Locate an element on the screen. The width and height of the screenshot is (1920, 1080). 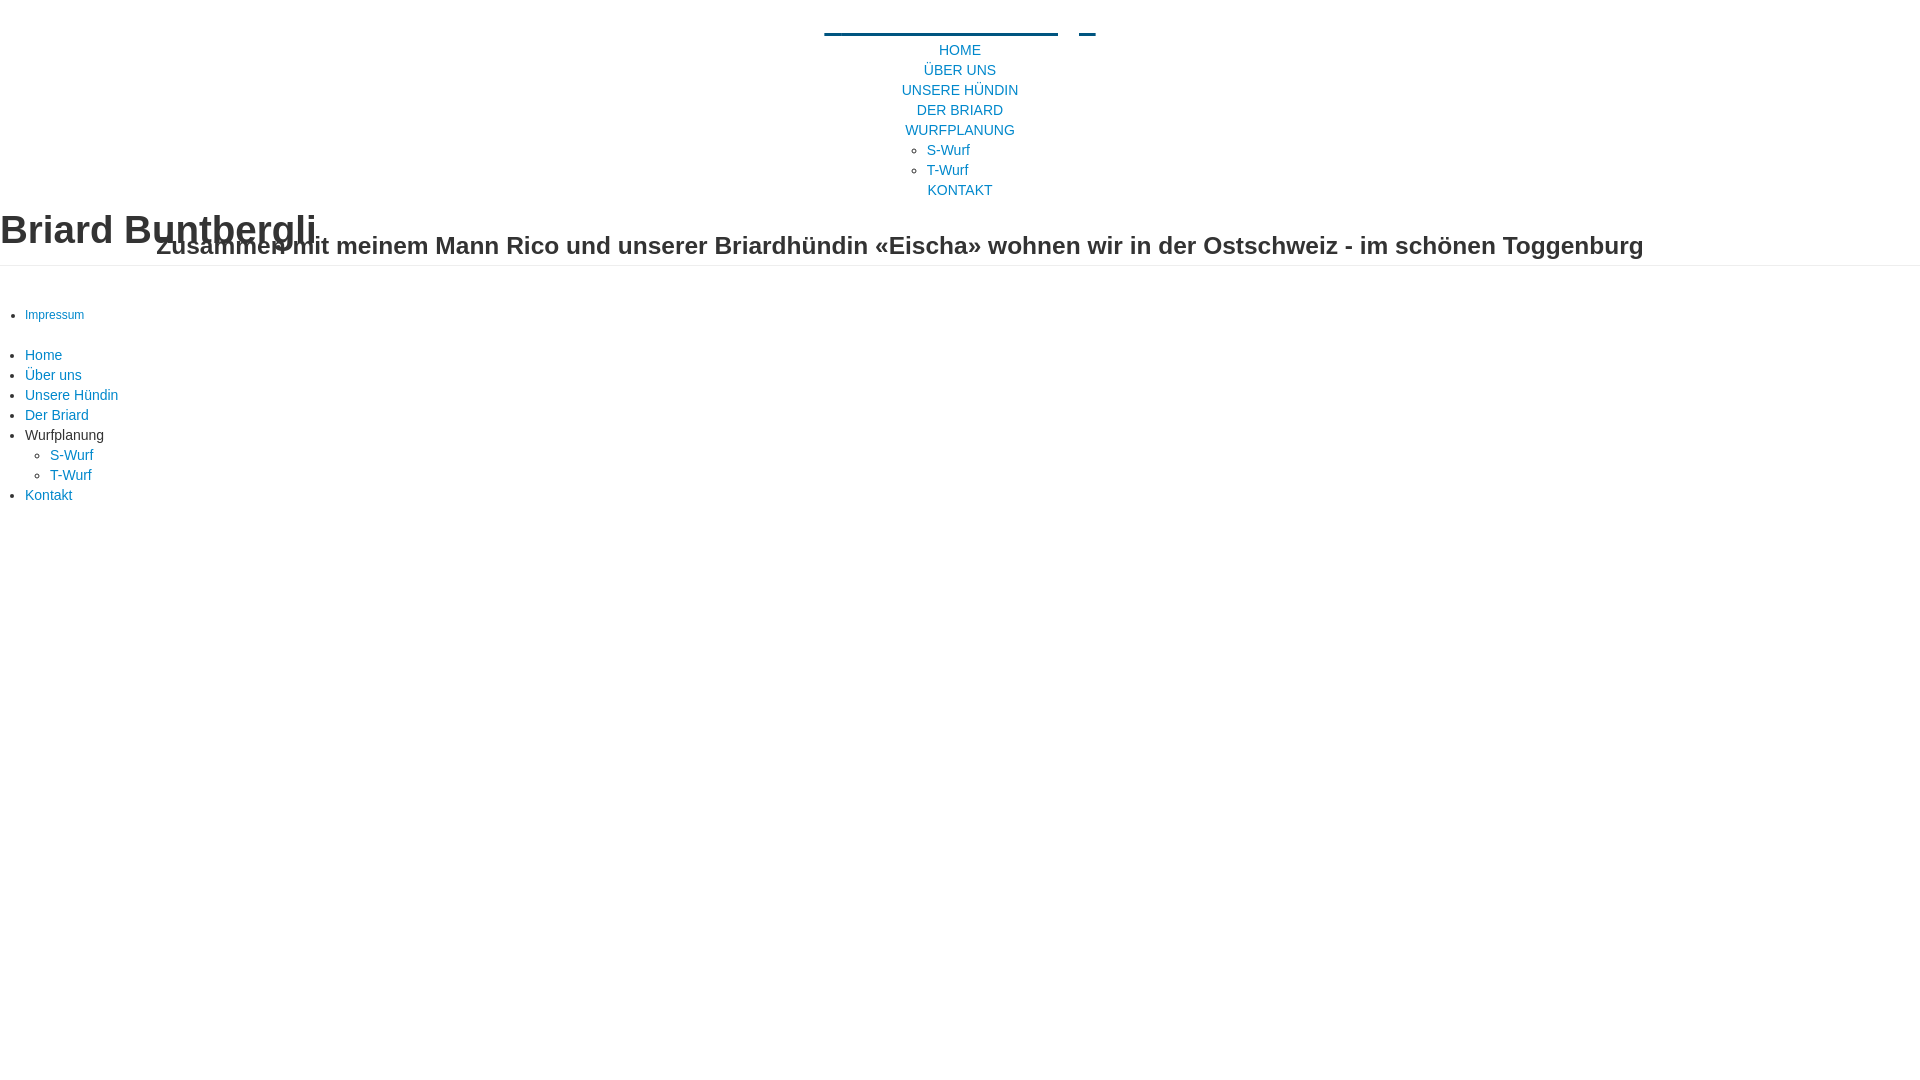
'T-Wurf' is located at coordinates (71, 474).